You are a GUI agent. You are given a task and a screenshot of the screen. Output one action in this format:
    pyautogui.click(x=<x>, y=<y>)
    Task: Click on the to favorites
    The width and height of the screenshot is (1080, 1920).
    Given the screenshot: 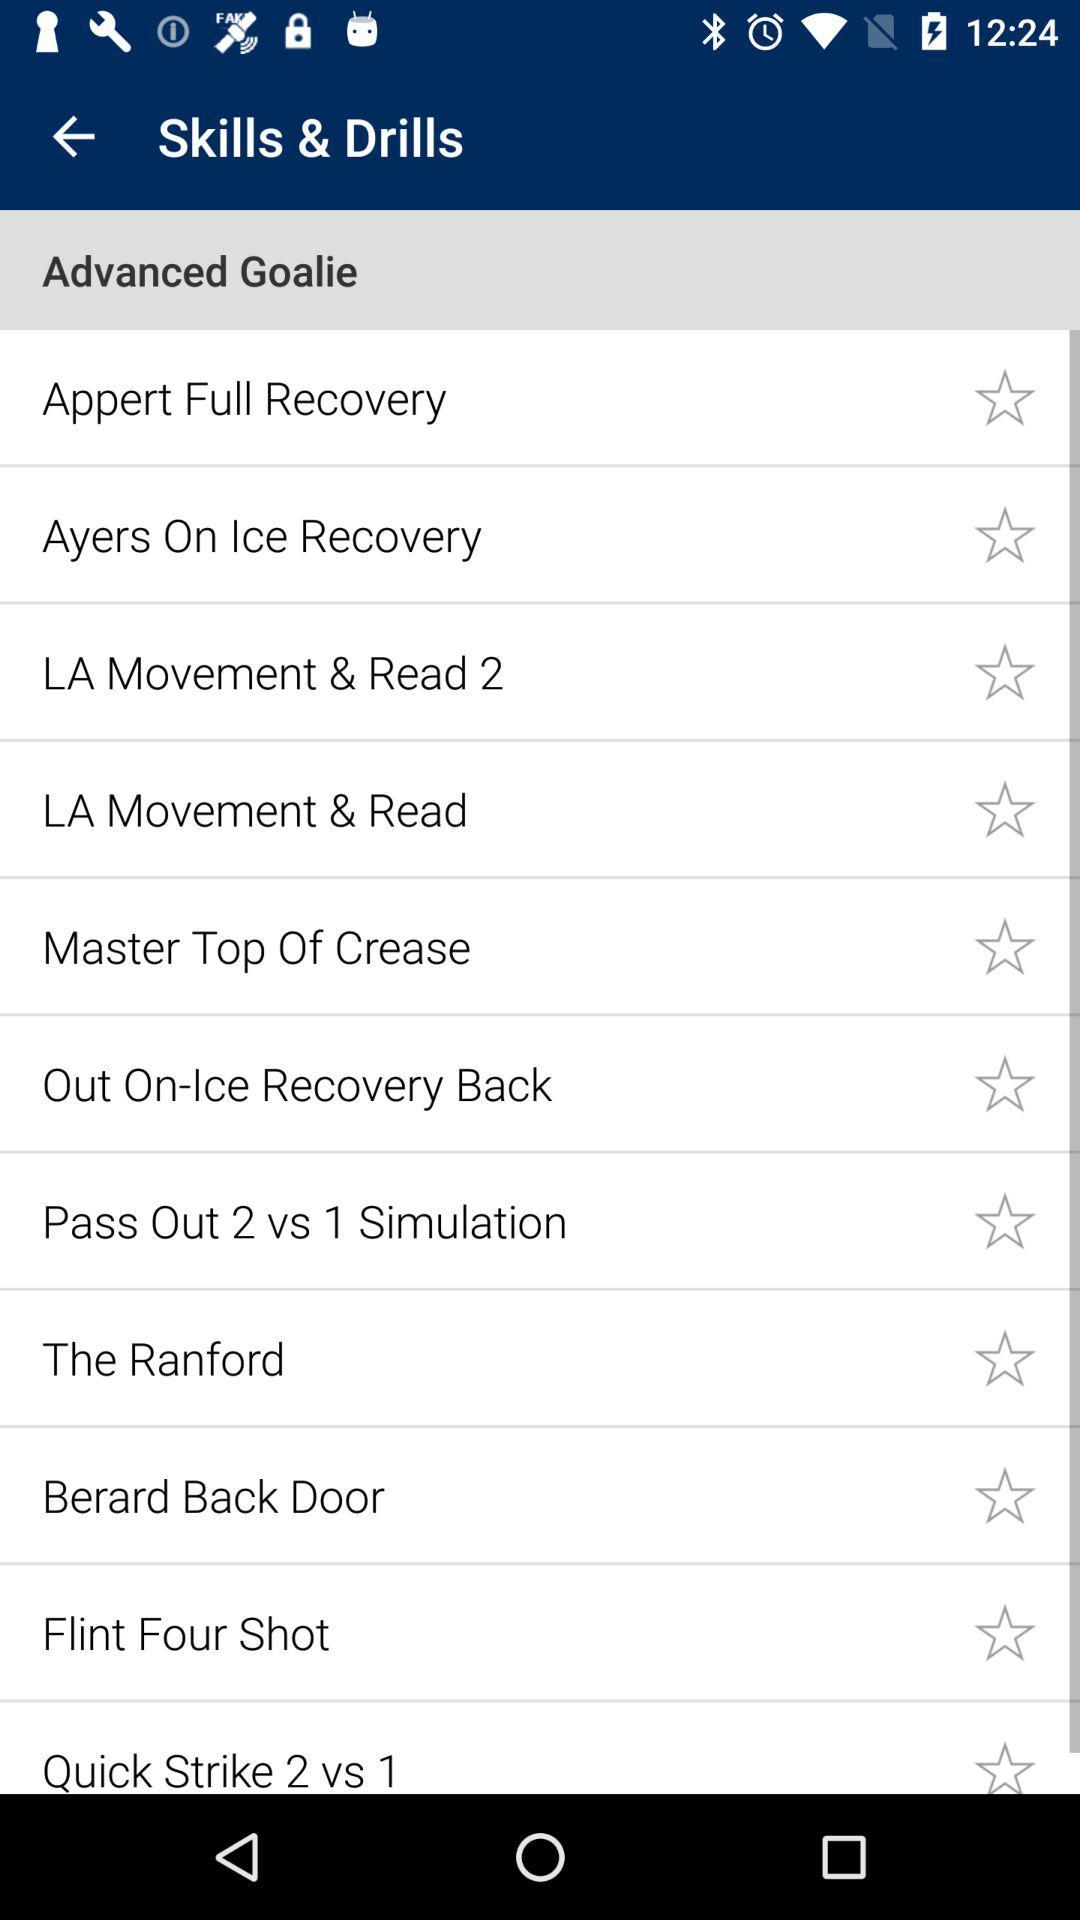 What is the action you would take?
    pyautogui.click(x=1026, y=1219)
    